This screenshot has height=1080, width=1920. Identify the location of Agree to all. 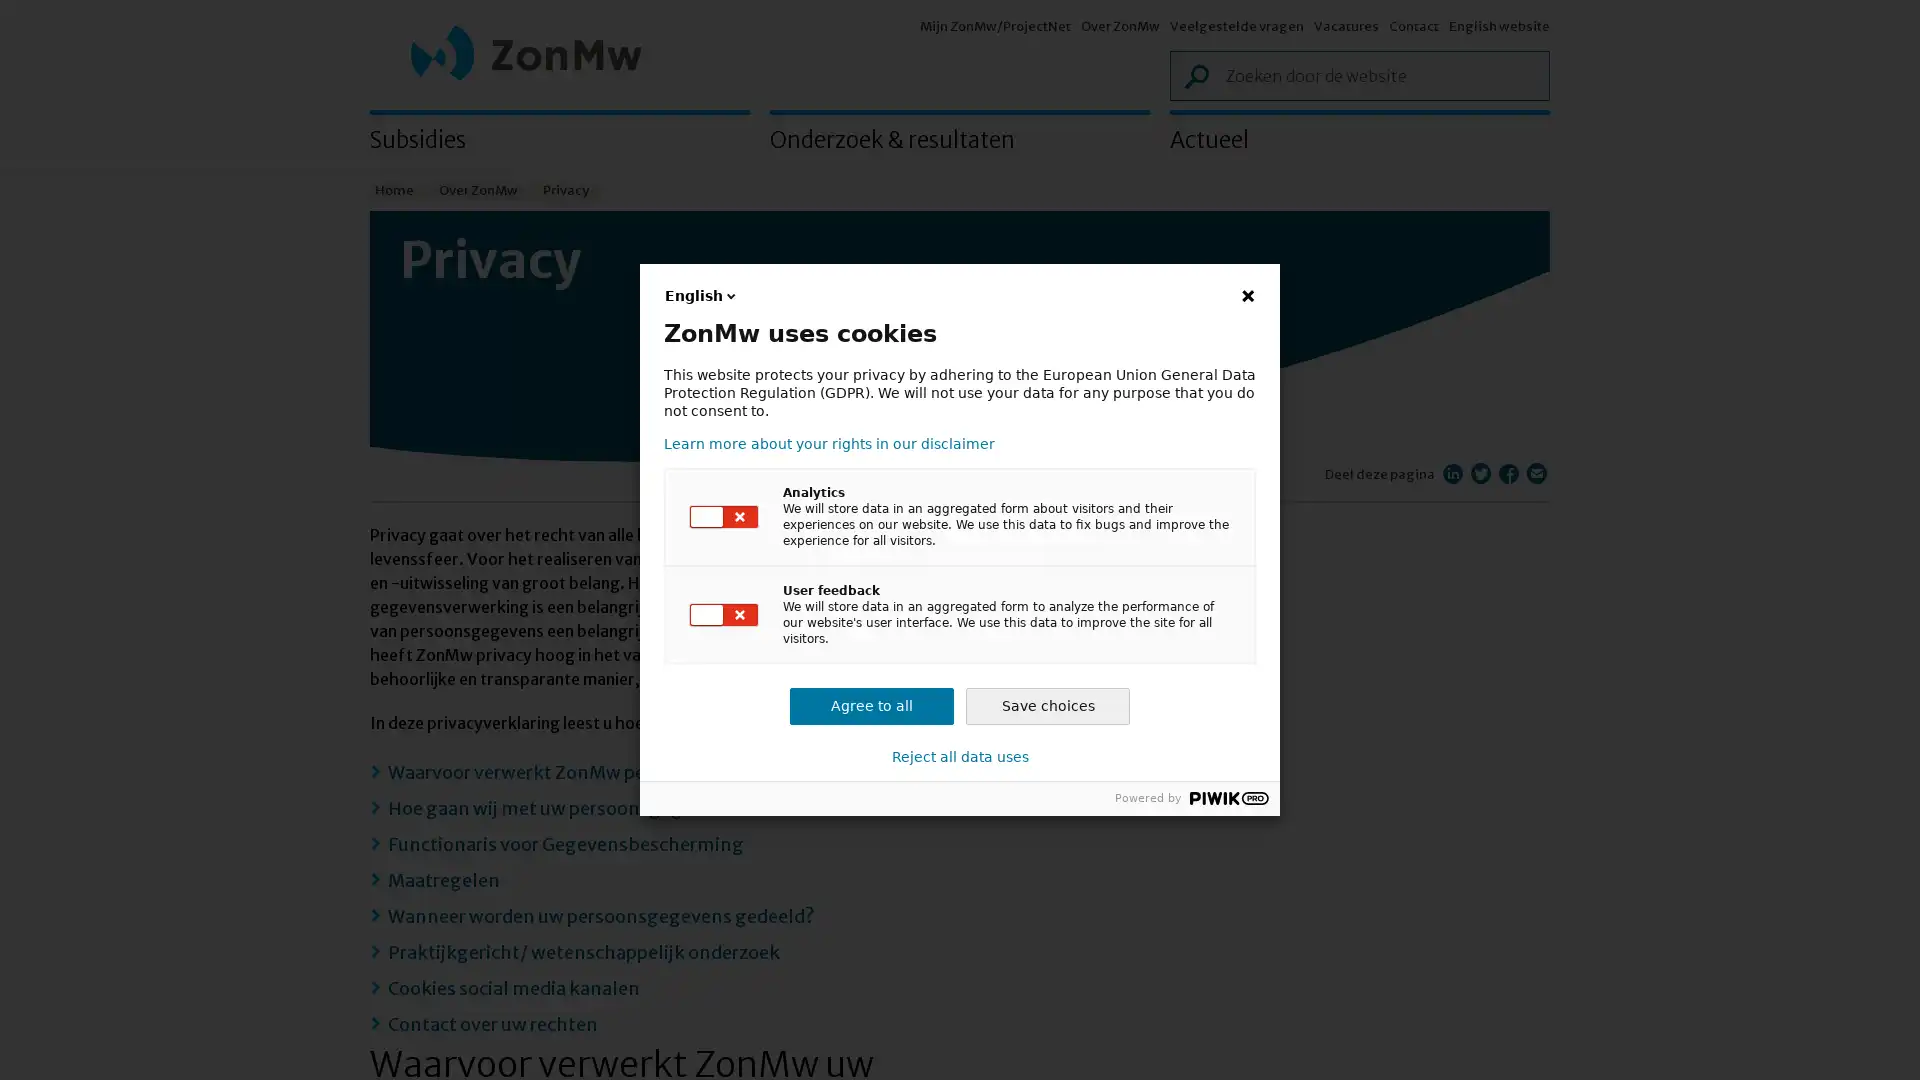
(872, 705).